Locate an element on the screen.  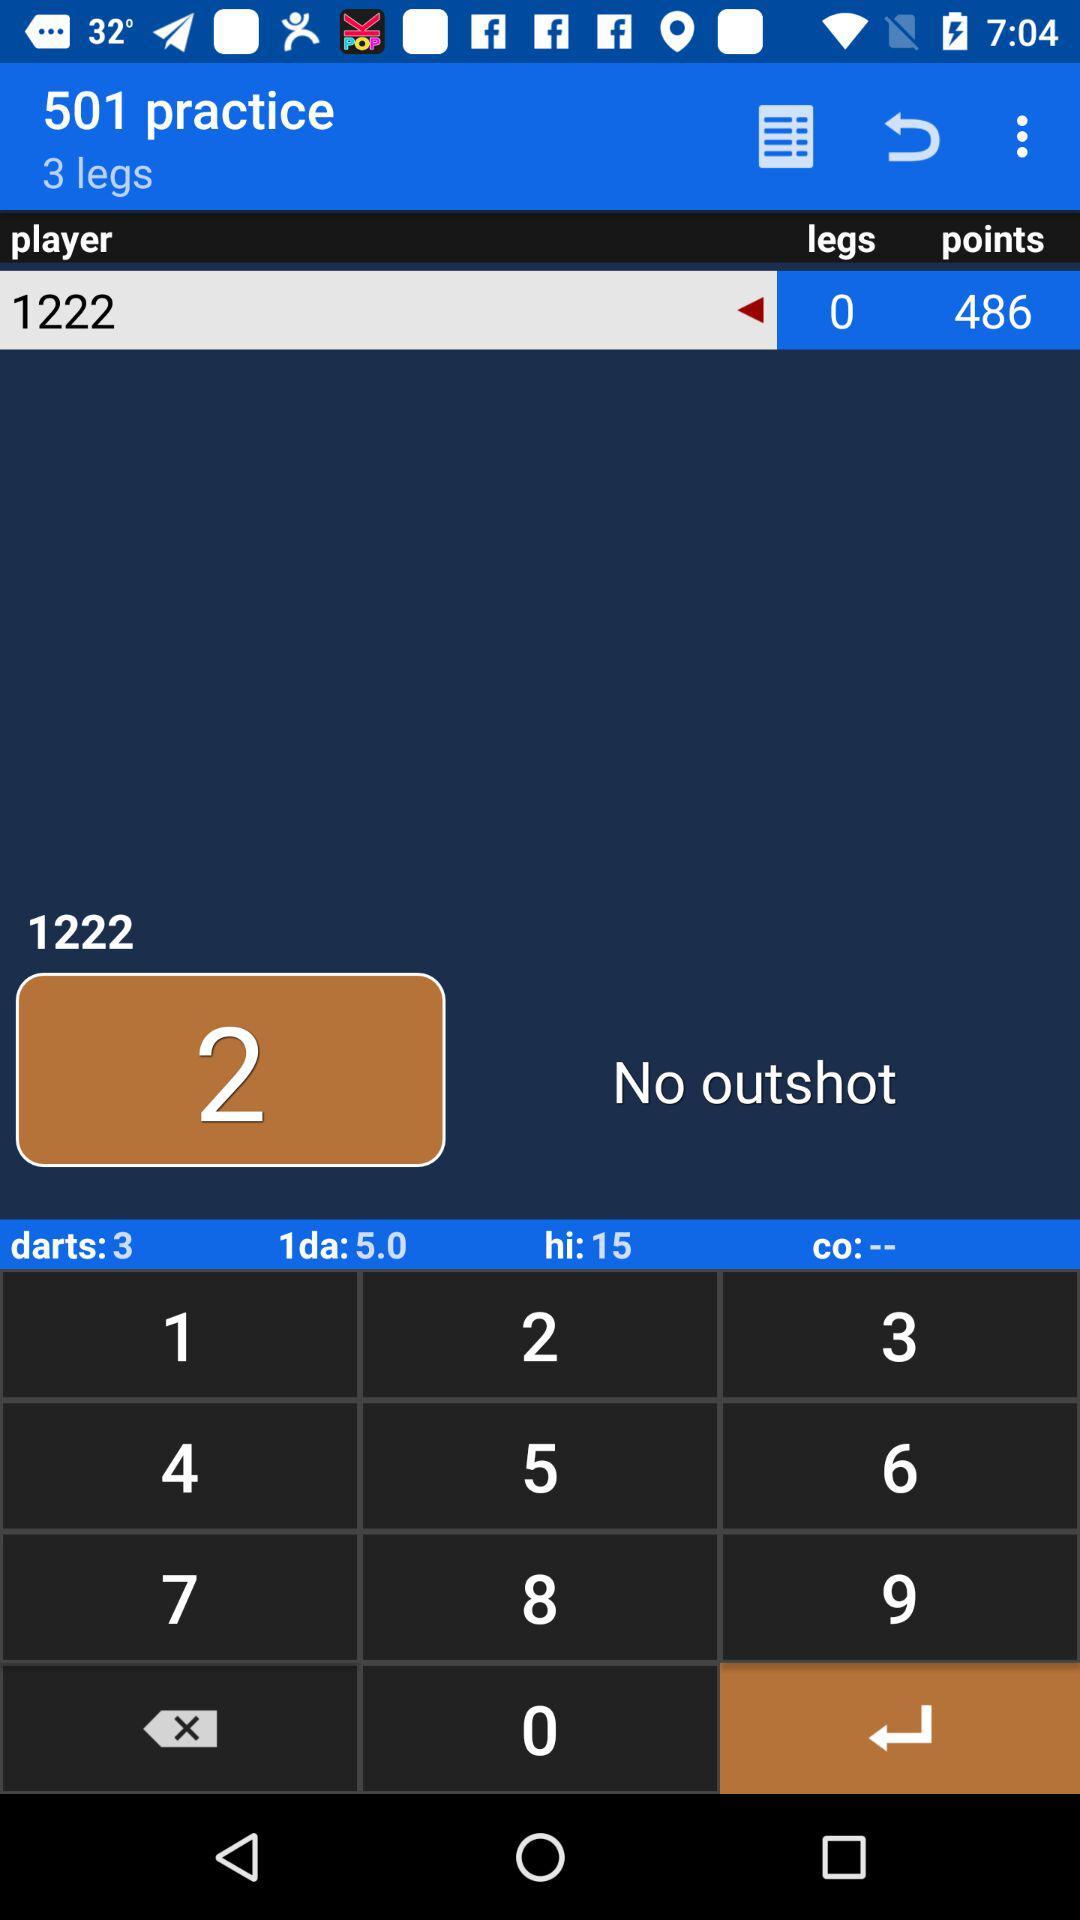
the button next to 8 is located at coordinates (180, 1727).